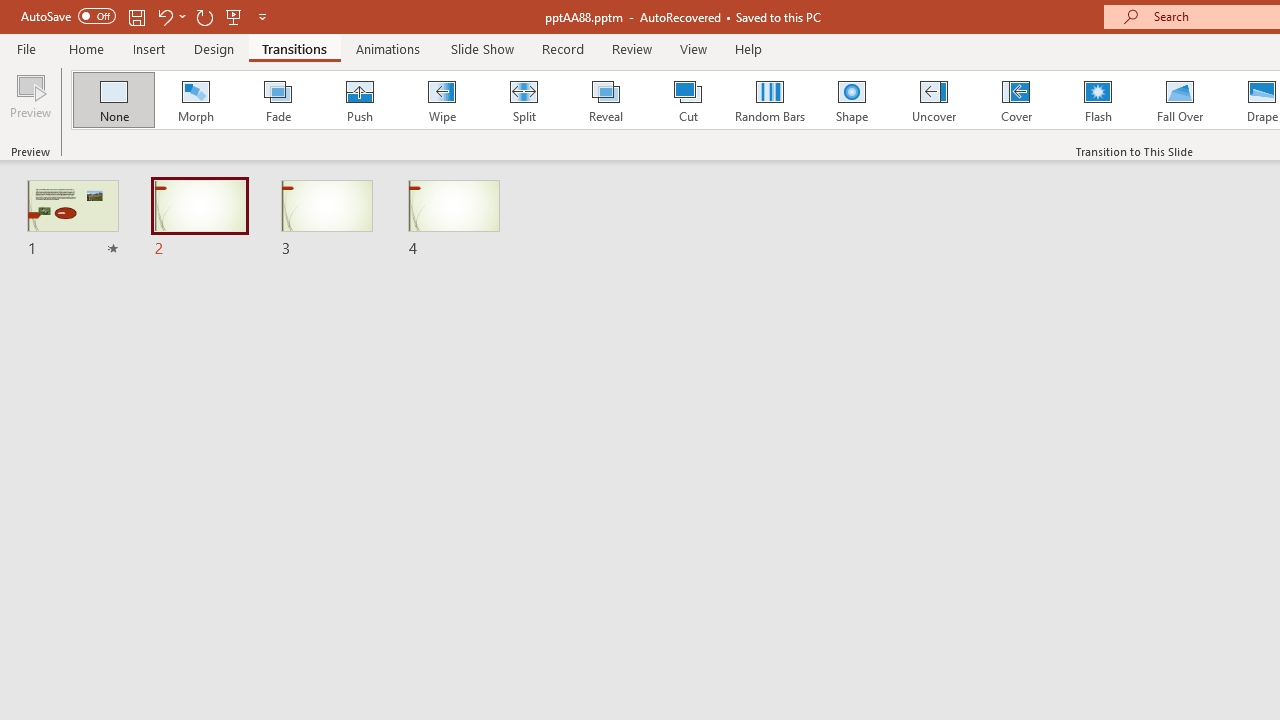 This screenshot has width=1280, height=720. Describe the element at coordinates (933, 100) in the screenshot. I see `'Uncover'` at that location.